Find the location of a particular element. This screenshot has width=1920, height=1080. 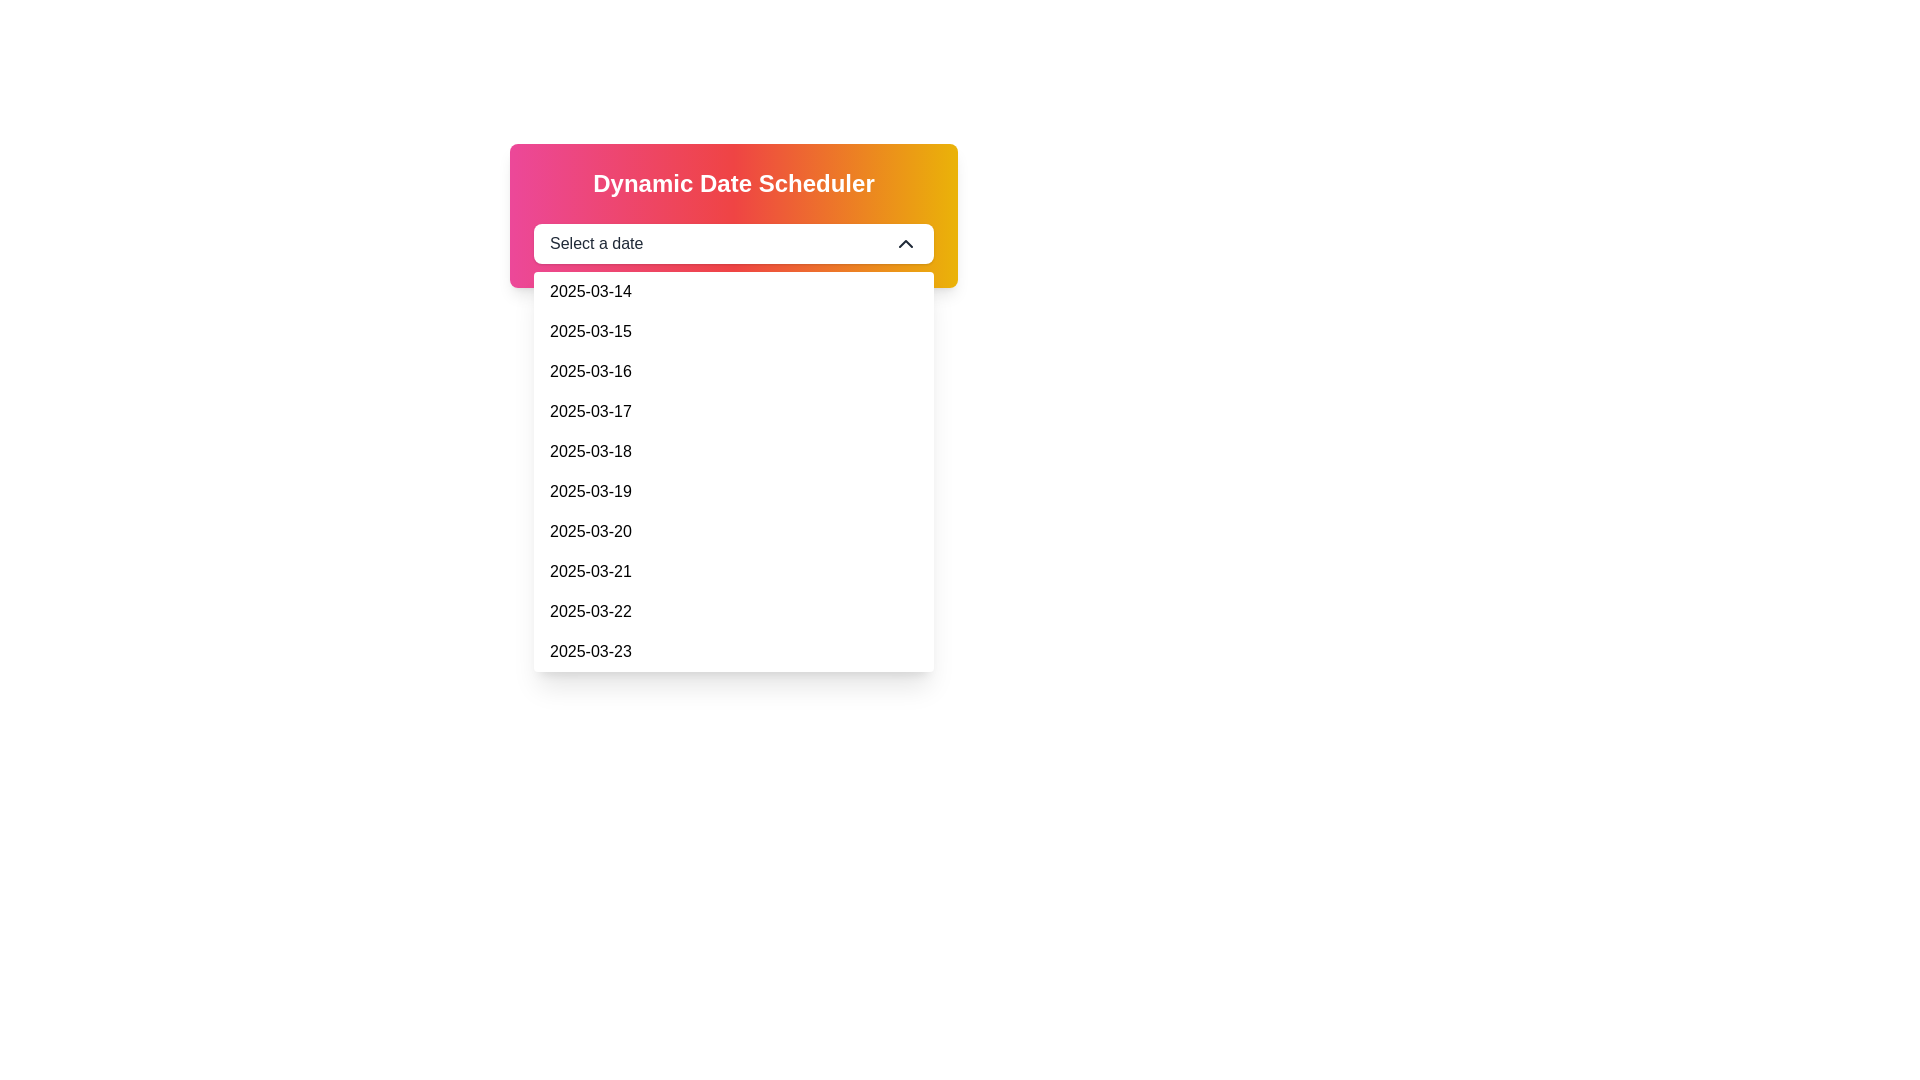

the date dropdown menu item representing '2025-03-18' is located at coordinates (733, 451).